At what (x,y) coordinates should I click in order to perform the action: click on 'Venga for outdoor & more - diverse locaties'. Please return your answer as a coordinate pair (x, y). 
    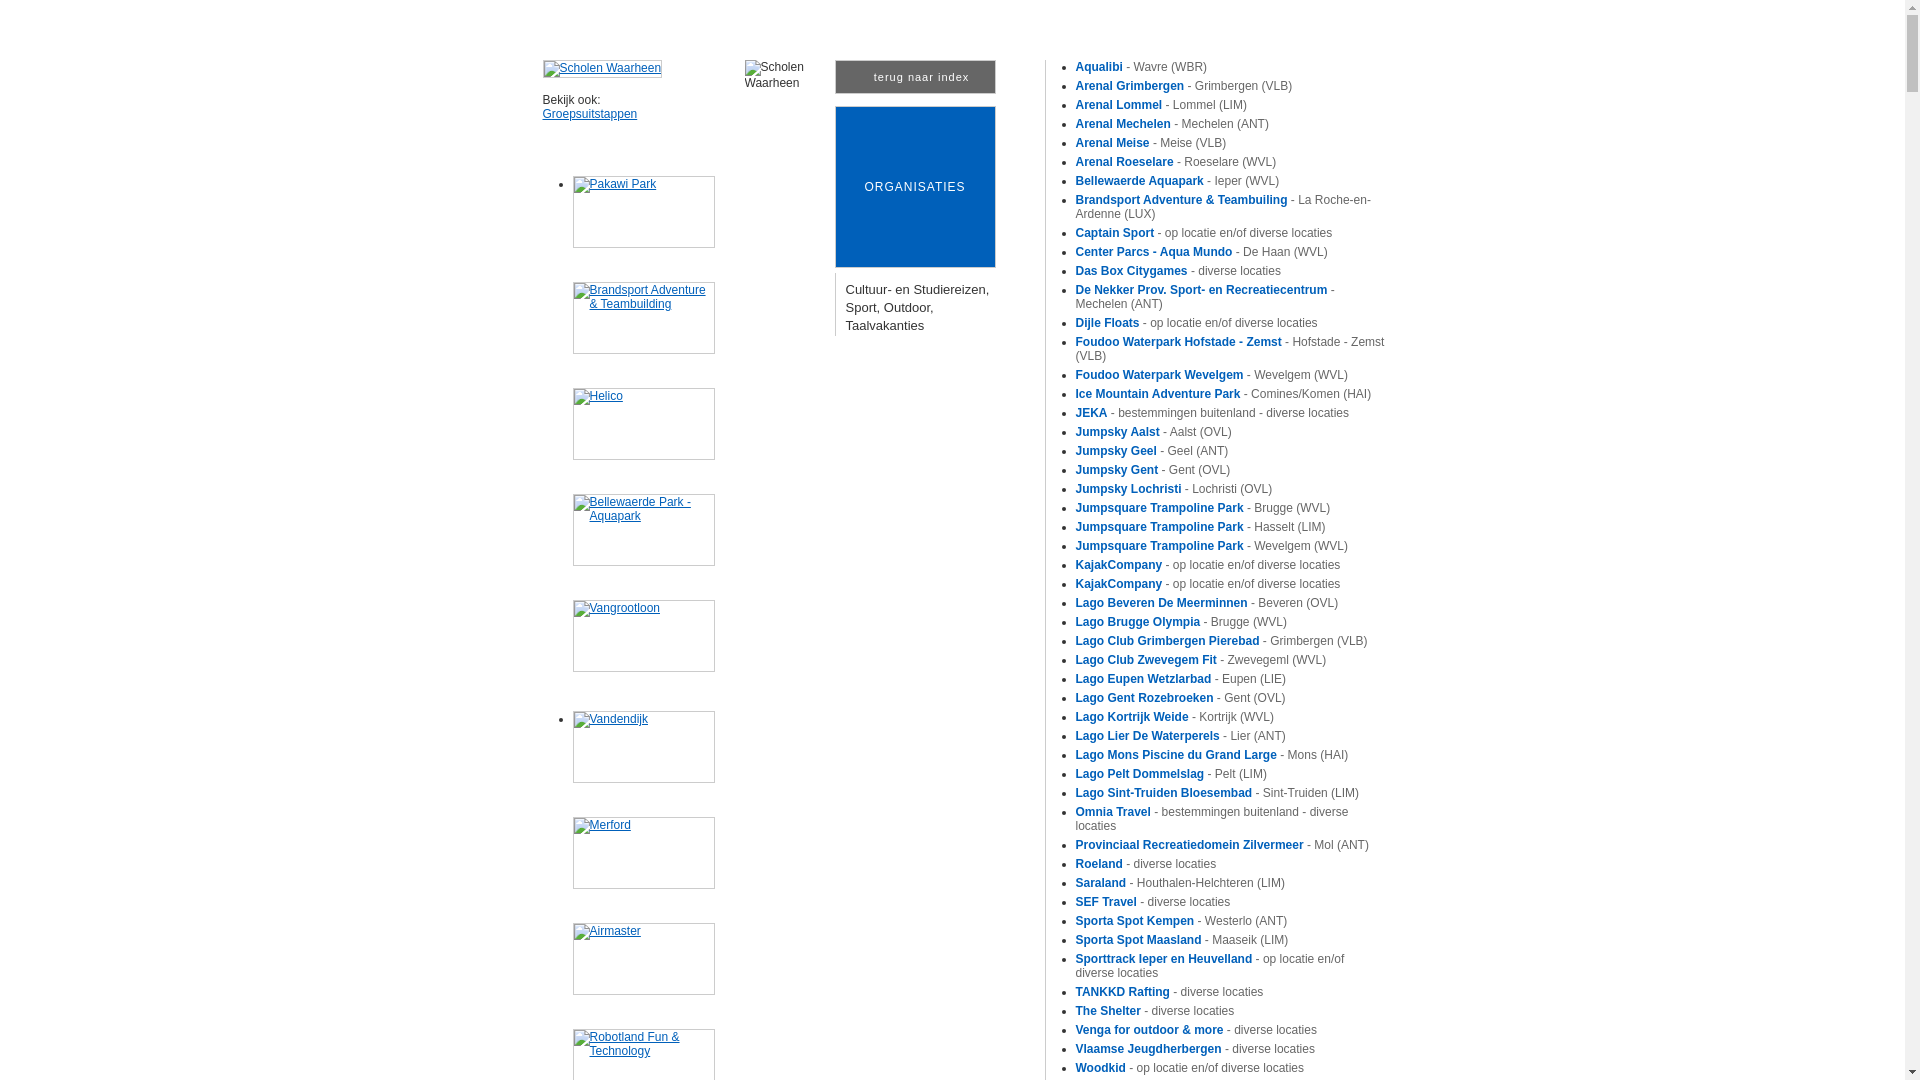
    Looking at the image, I should click on (1196, 1029).